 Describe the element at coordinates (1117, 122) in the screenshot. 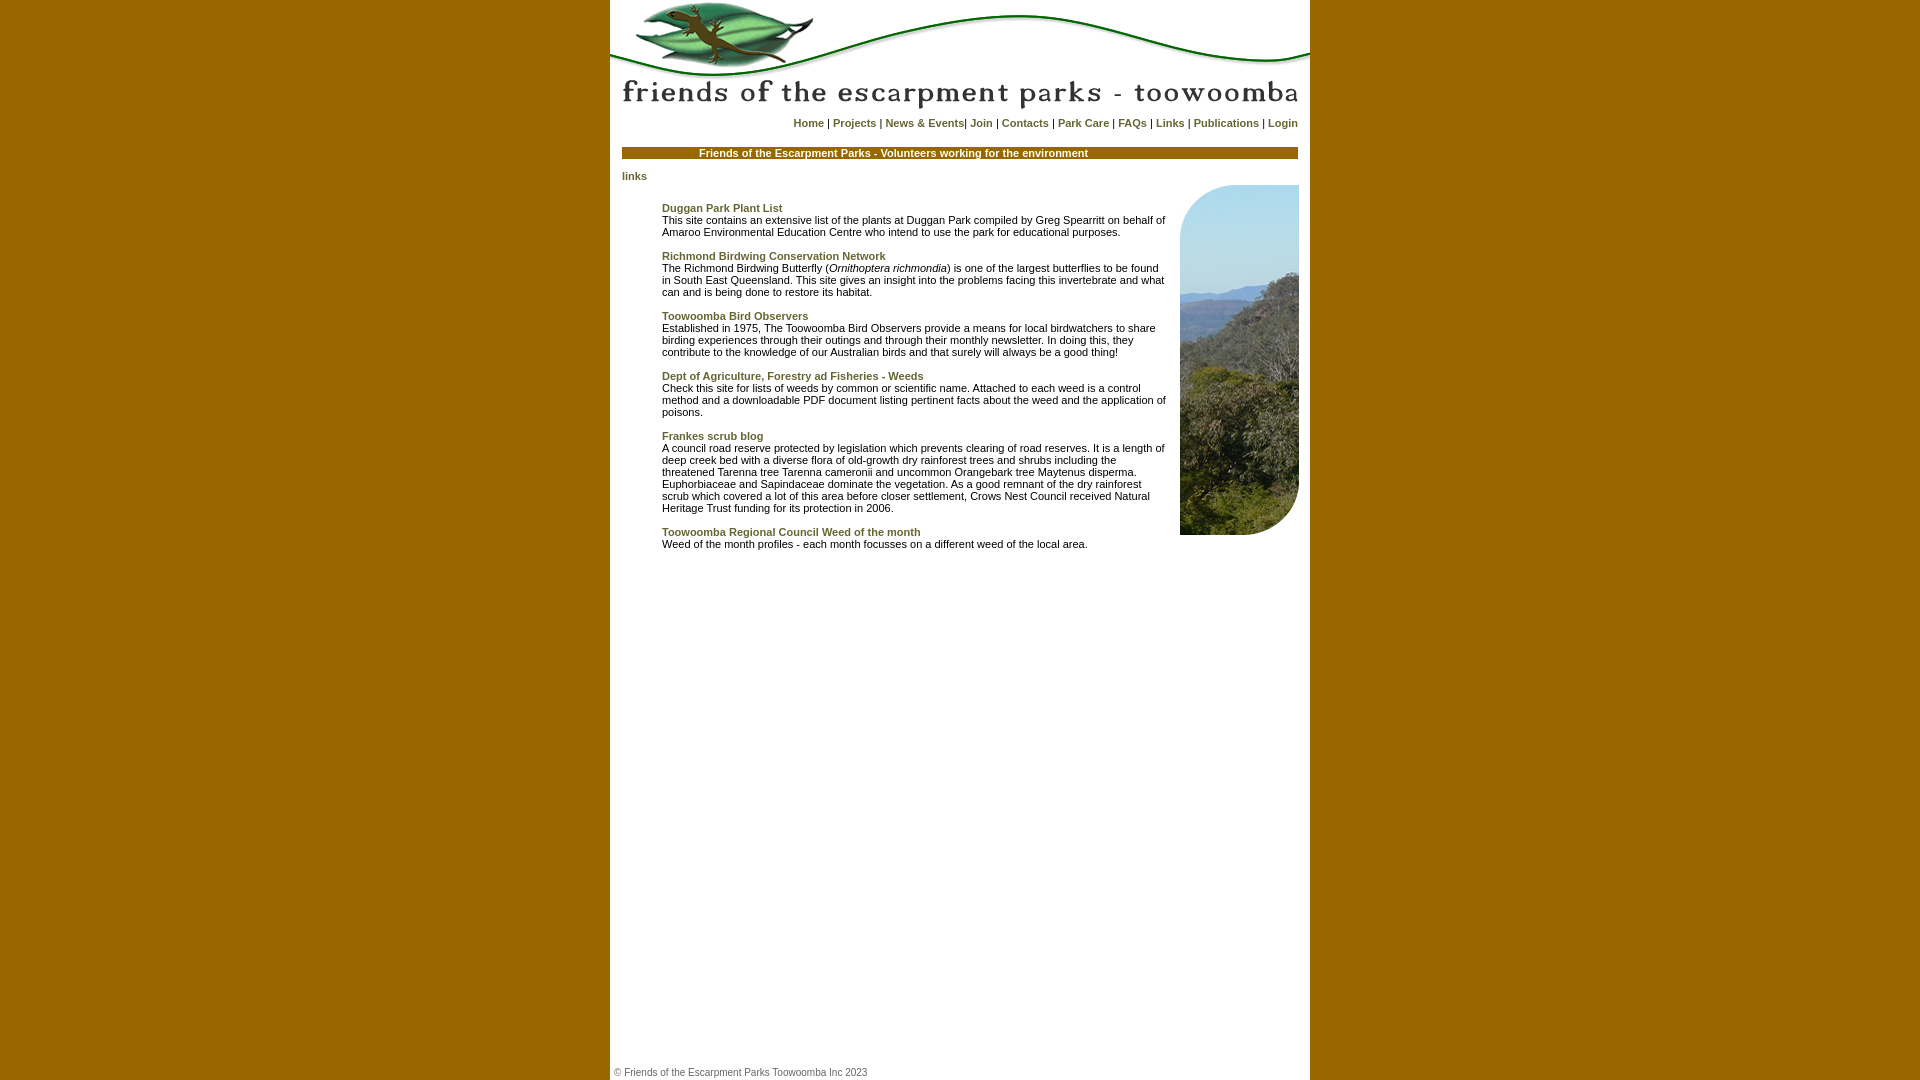

I see `'FAQs'` at that location.